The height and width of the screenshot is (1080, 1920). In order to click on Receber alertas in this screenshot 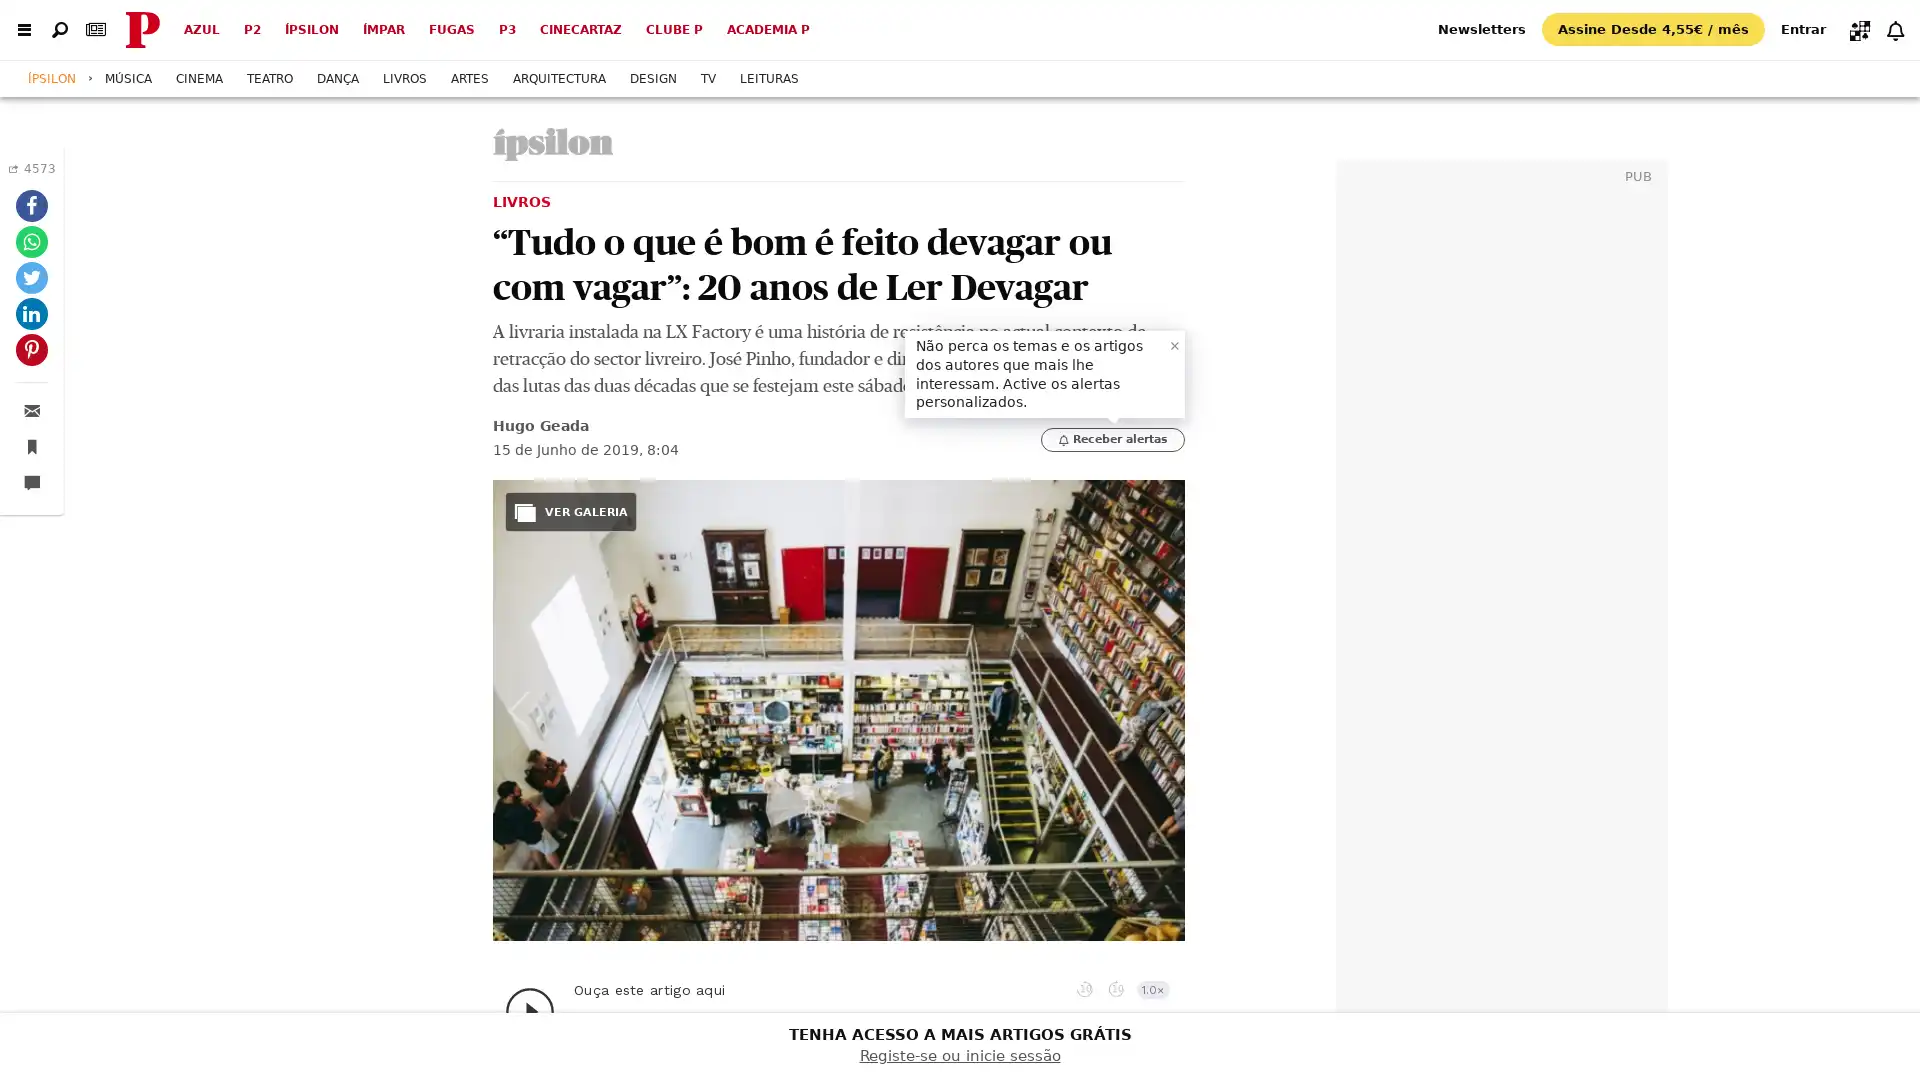, I will do `click(1112, 438)`.